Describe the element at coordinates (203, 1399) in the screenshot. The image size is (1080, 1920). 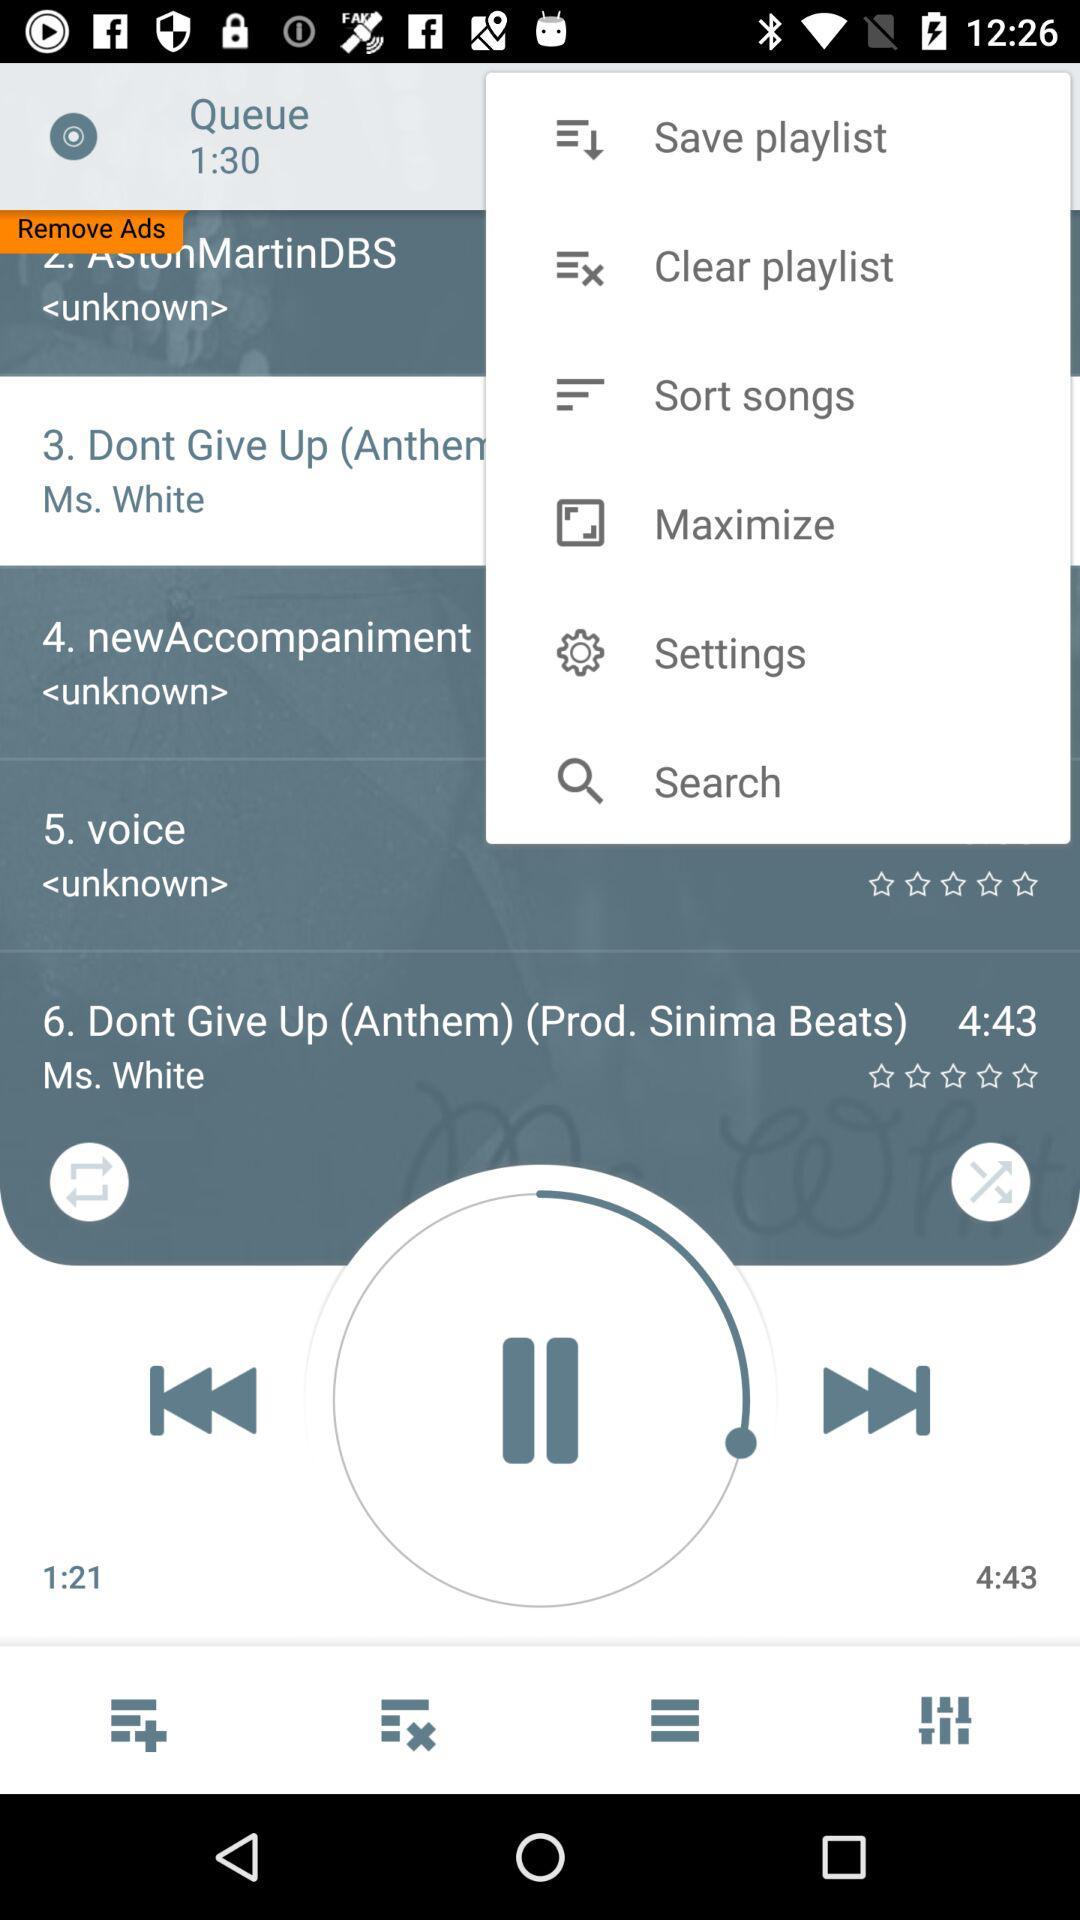
I see `the av_rewind icon` at that location.